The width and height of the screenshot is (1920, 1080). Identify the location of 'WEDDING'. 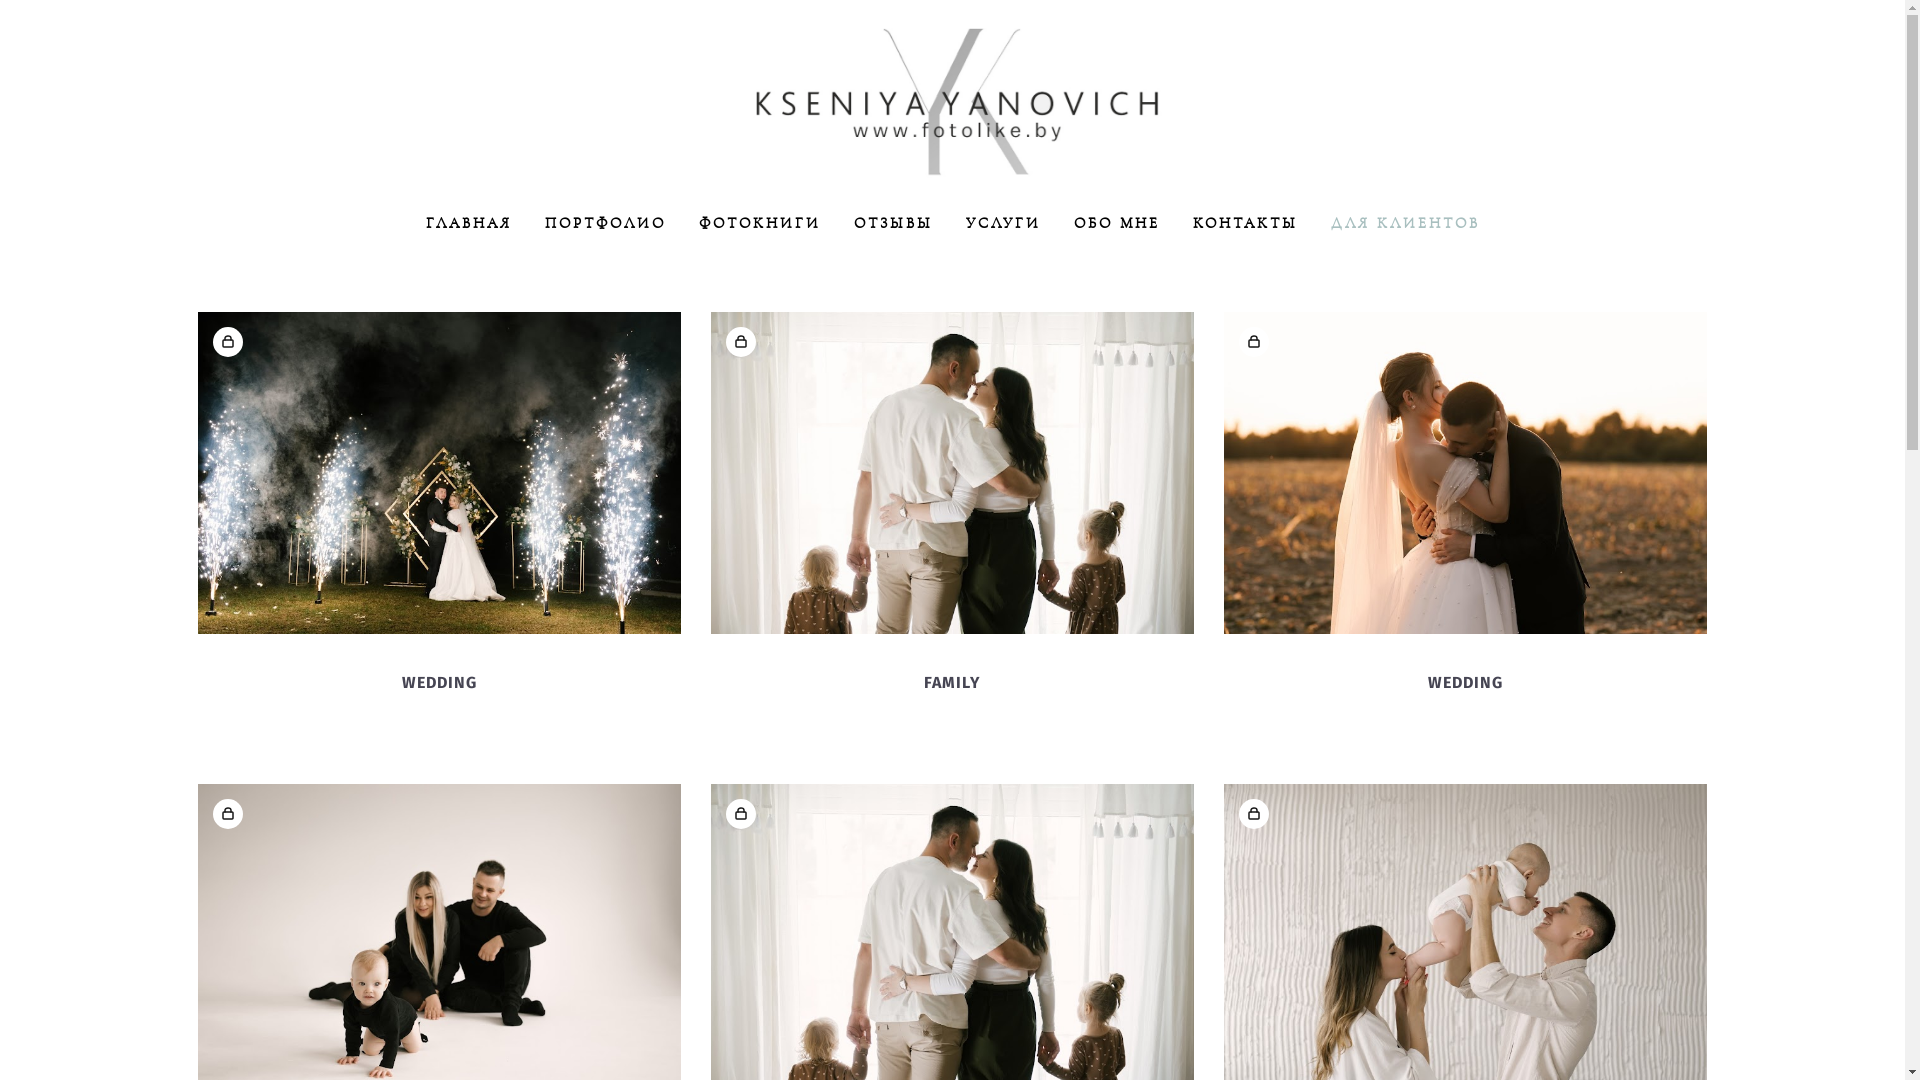
(1427, 681).